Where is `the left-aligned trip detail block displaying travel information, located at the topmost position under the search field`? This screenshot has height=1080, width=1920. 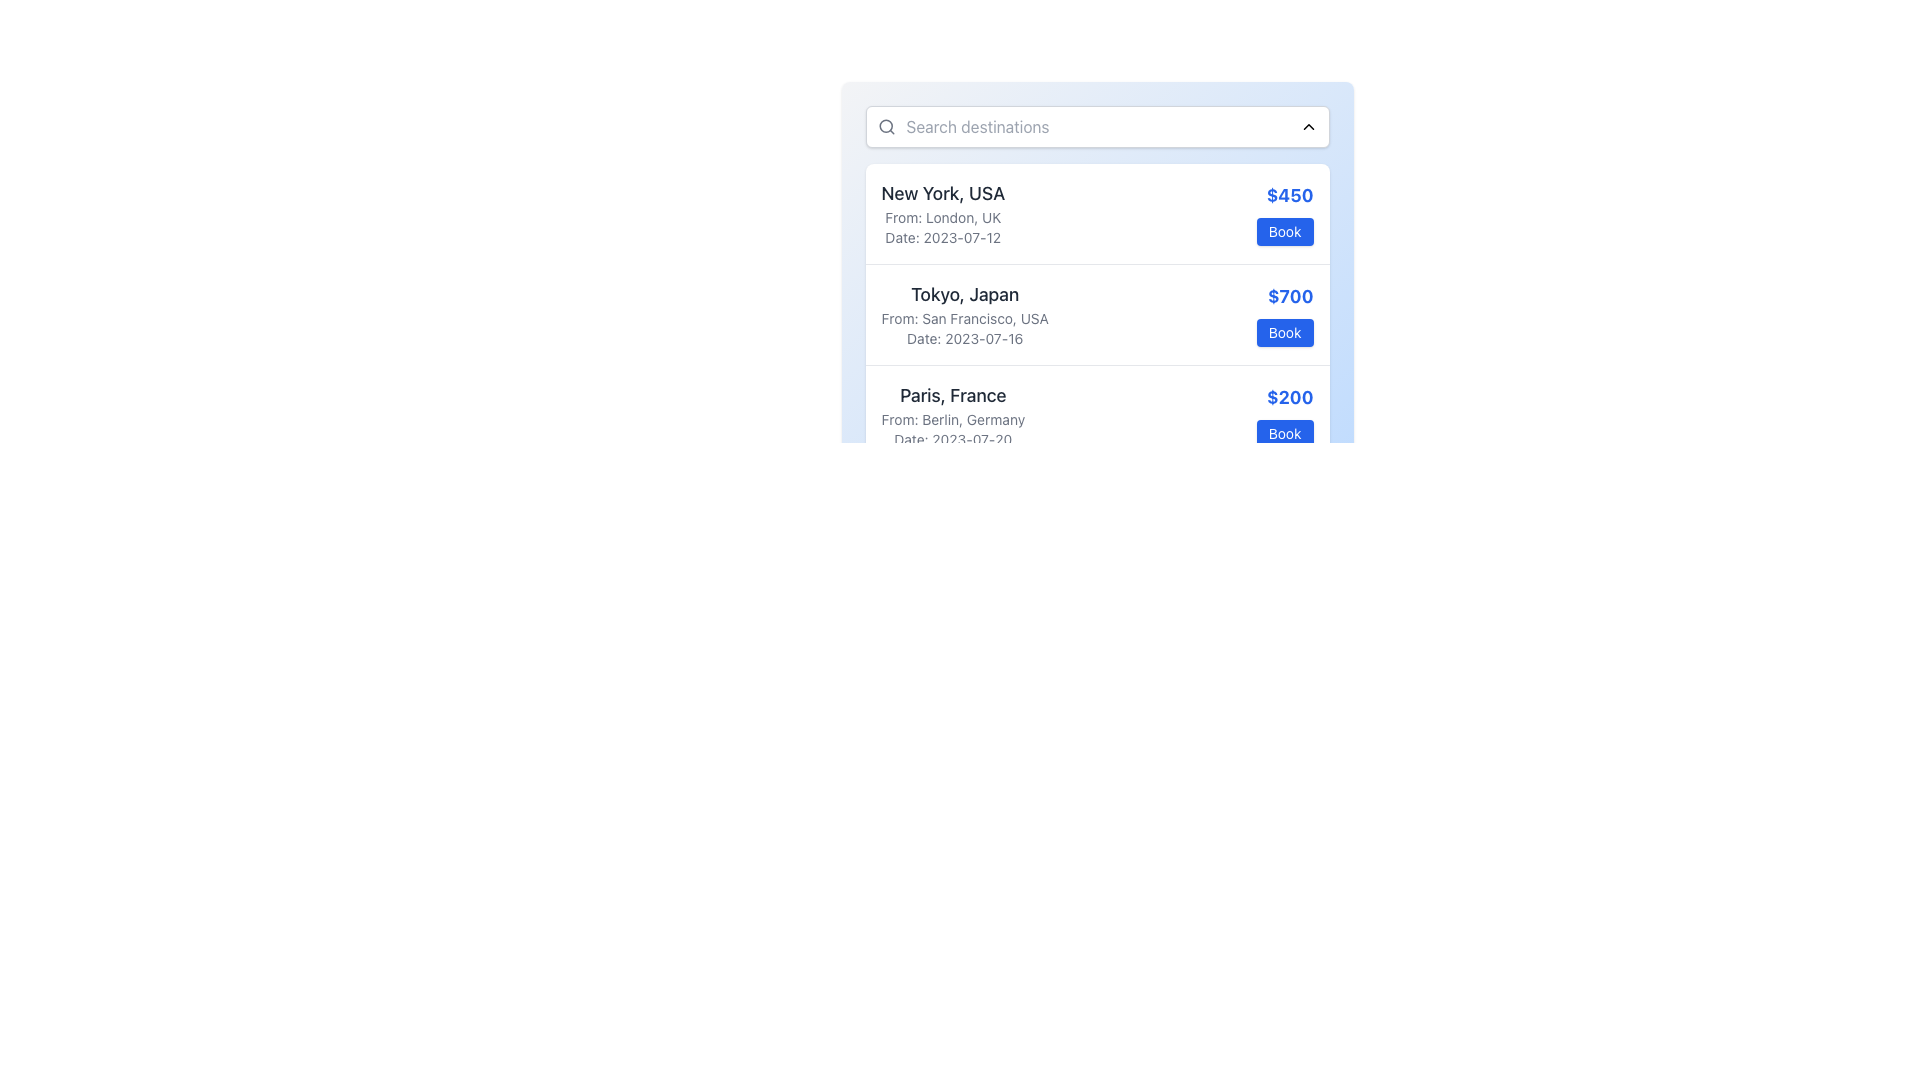 the left-aligned trip detail block displaying travel information, located at the topmost position under the search field is located at coordinates (942, 213).